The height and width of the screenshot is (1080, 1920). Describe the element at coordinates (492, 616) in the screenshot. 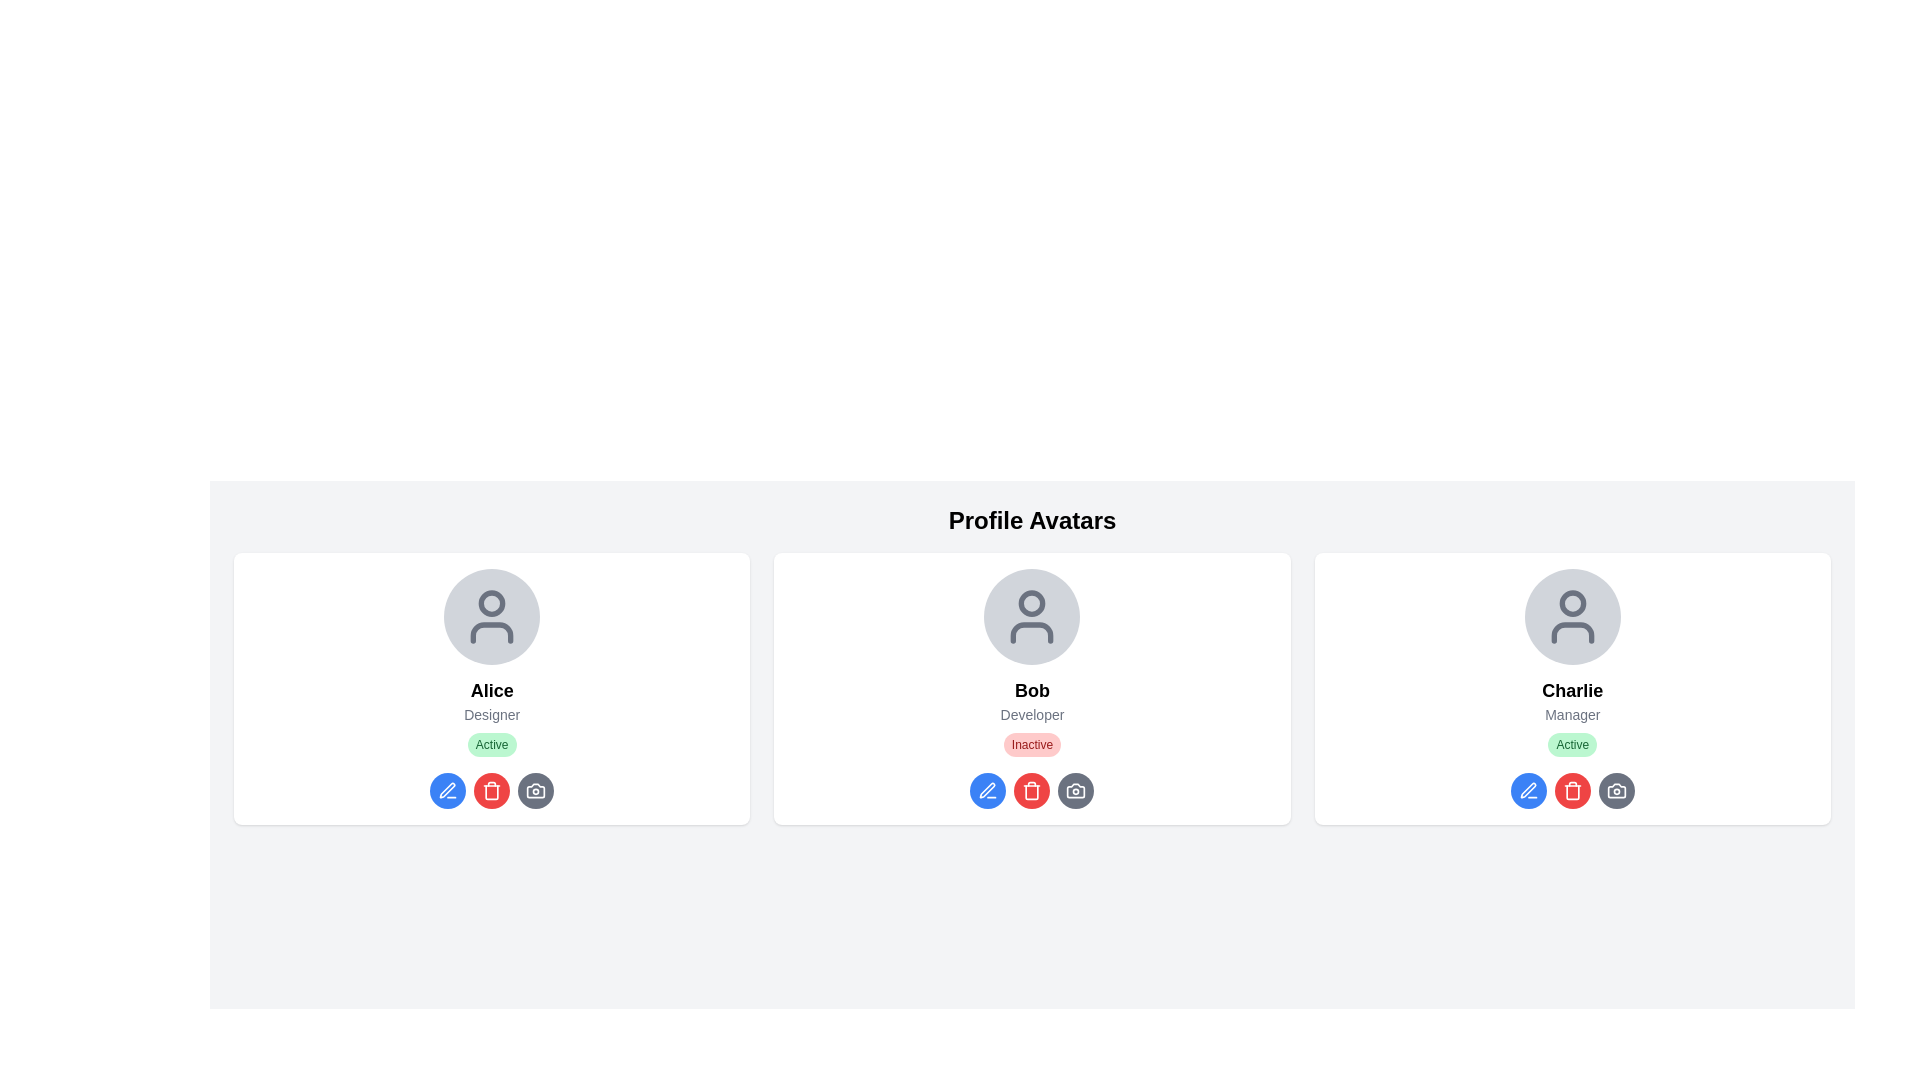

I see `the user profile icon which is a circular graphical icon at the top of the user profile card, the first card in a row of three cards on the left` at that location.